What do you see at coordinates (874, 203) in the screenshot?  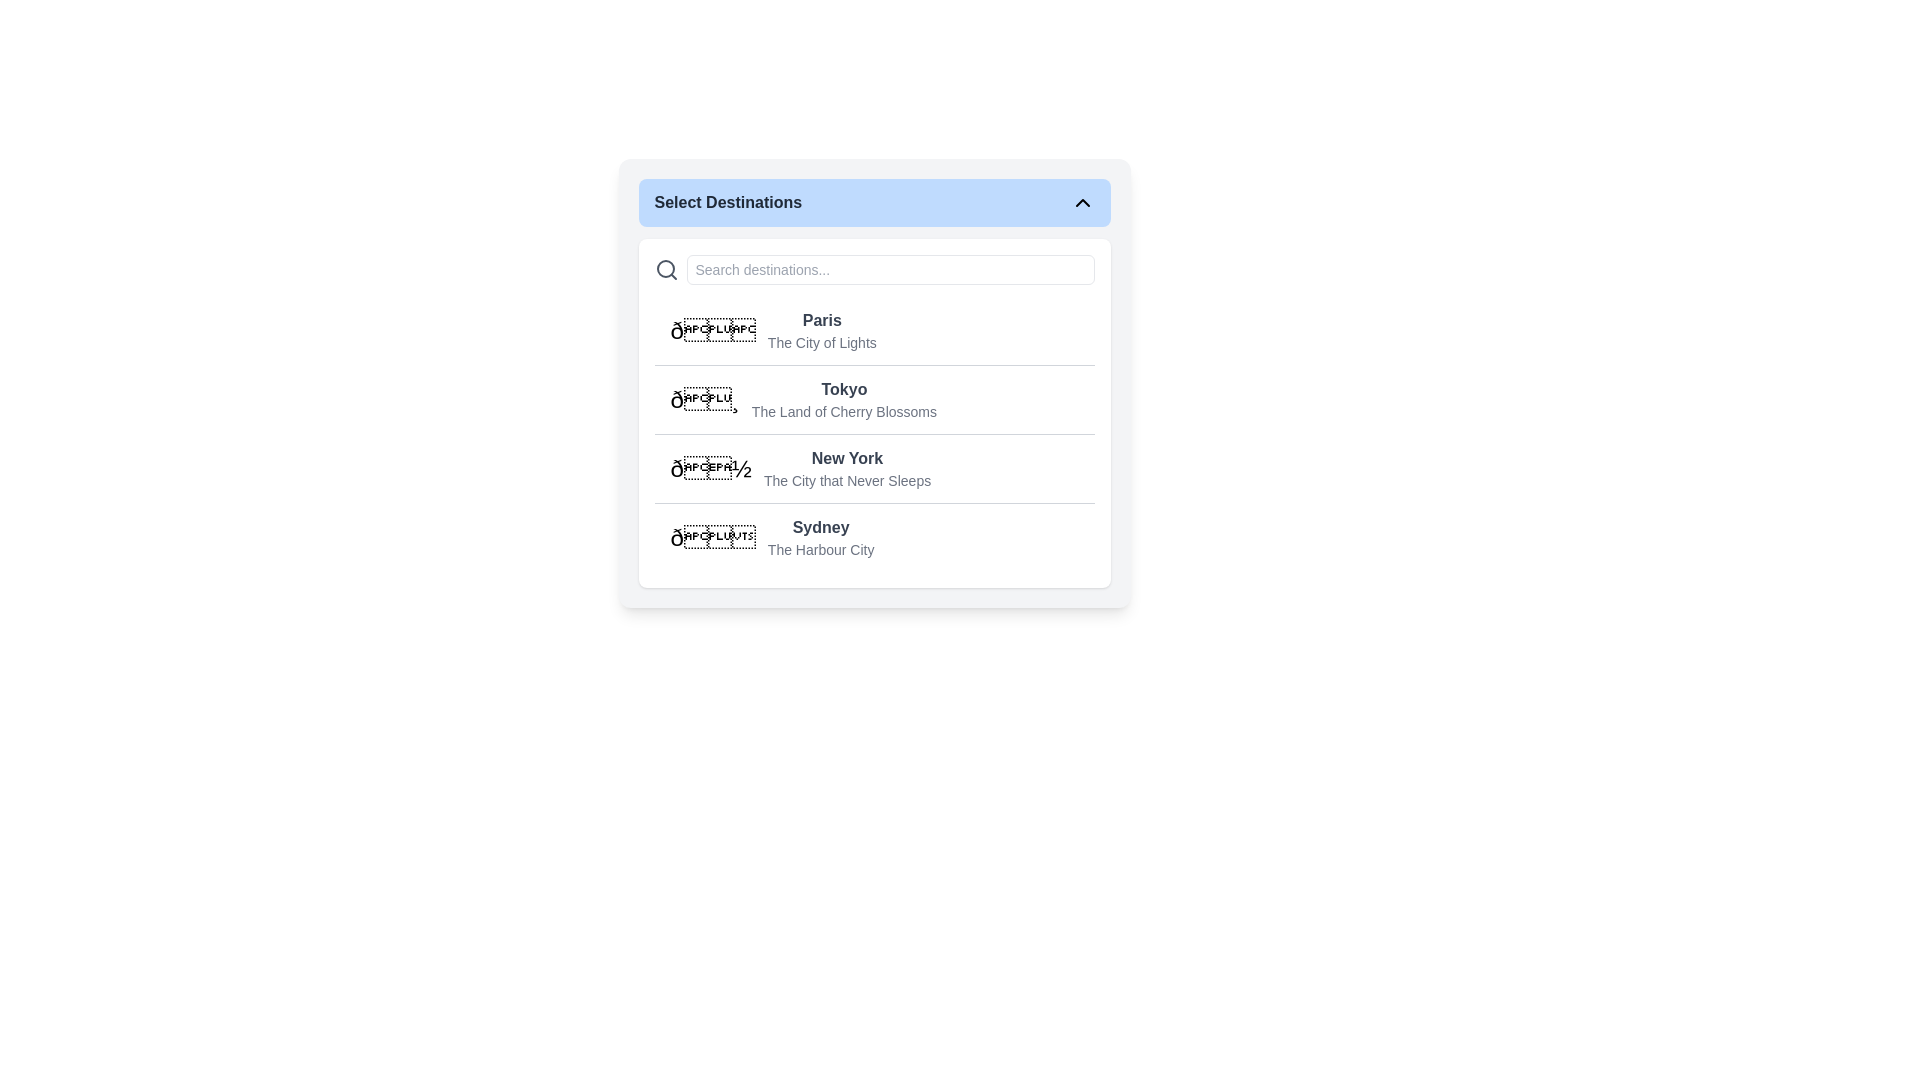 I see `the Dropdown button labeled 'Select Destinations' with a blue background and rounded corners` at bounding box center [874, 203].